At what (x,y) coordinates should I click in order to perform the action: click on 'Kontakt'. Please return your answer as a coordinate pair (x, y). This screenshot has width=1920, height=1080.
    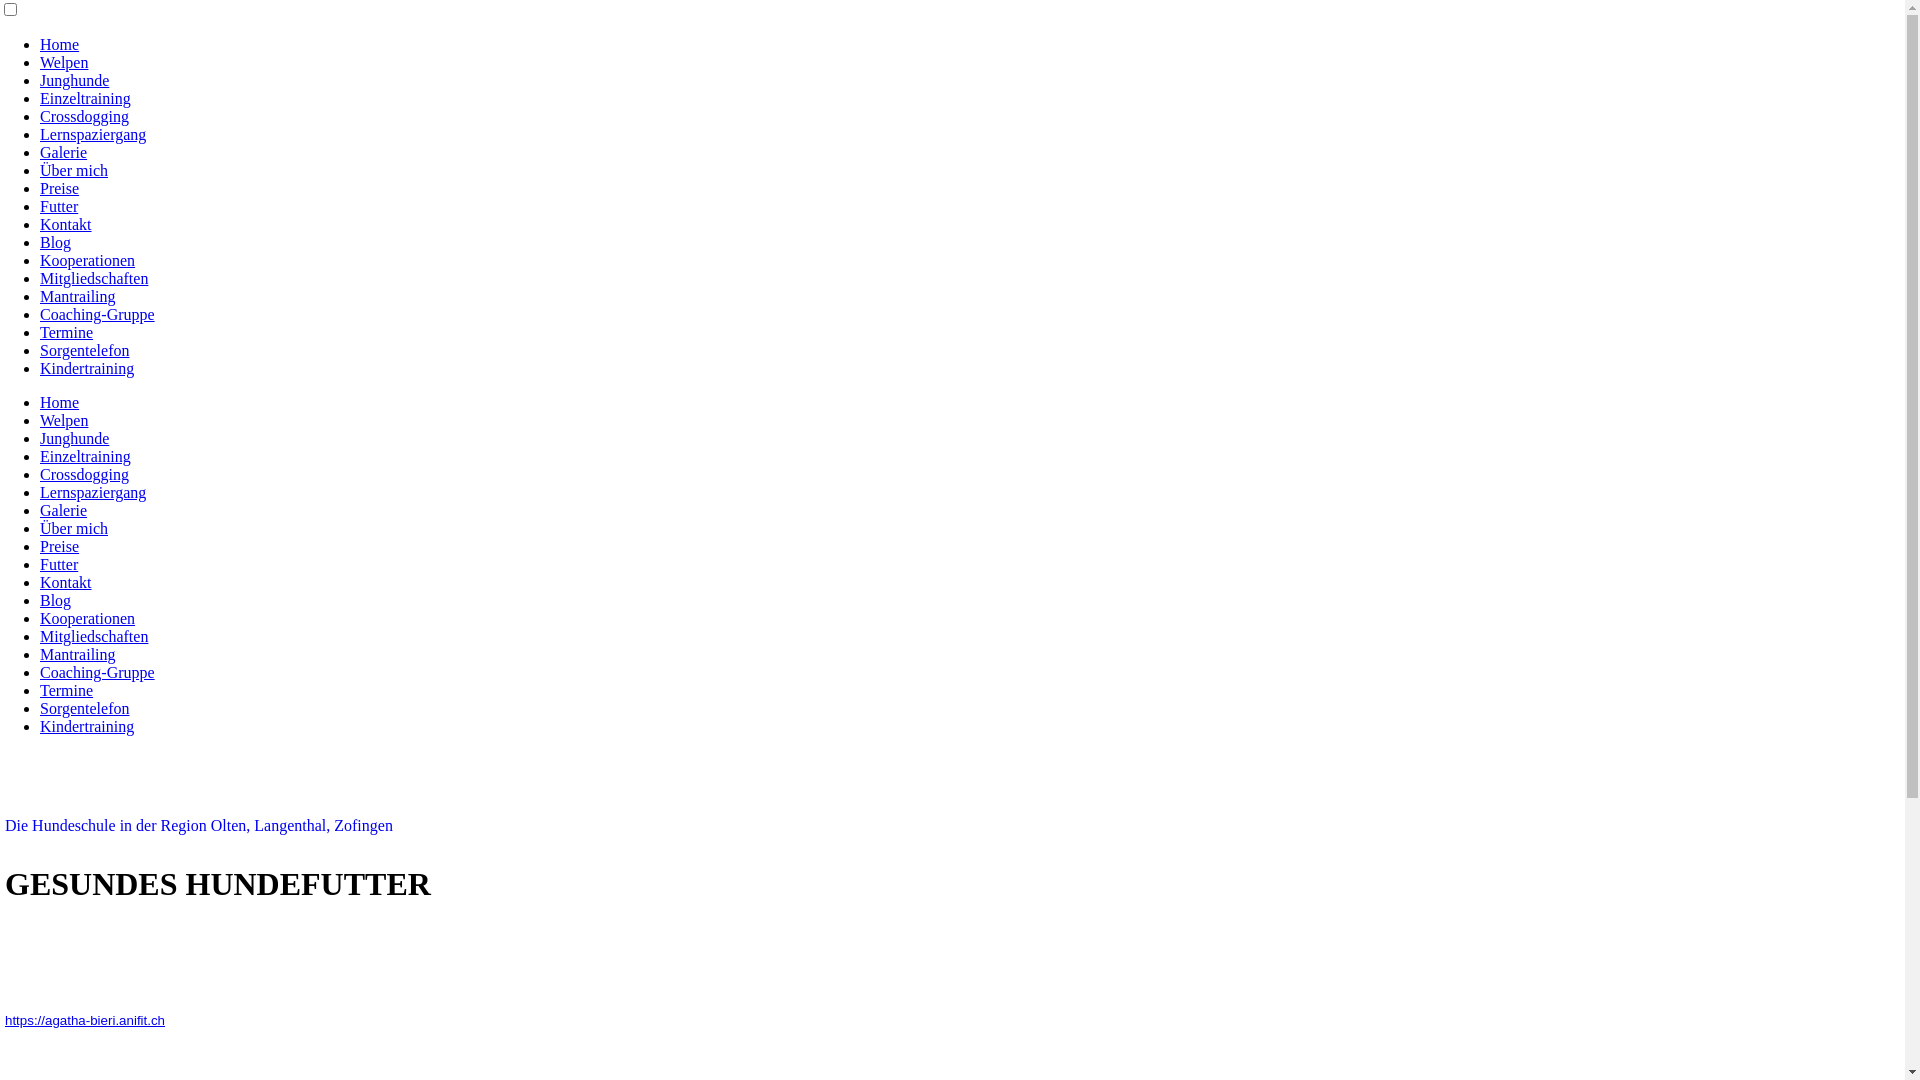
    Looking at the image, I should click on (39, 582).